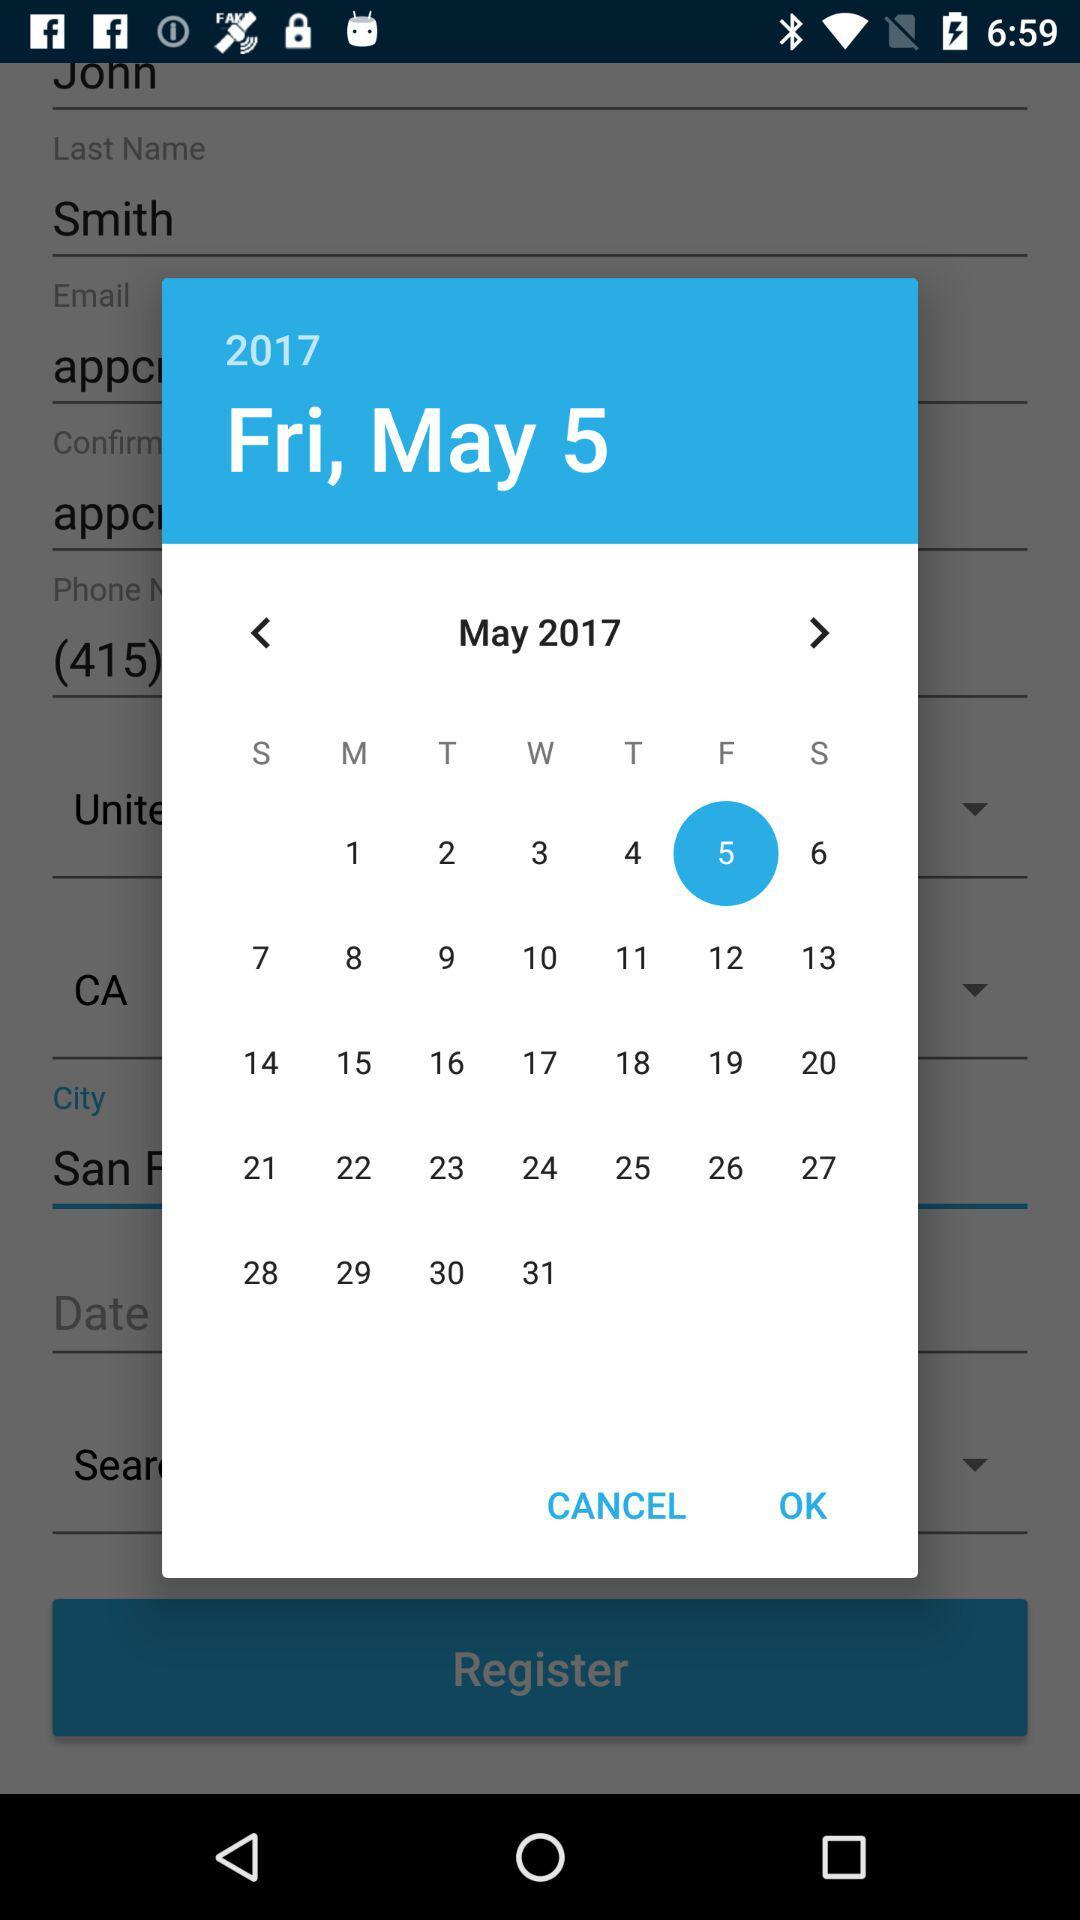  What do you see at coordinates (540, 327) in the screenshot?
I see `item above fri, may 5 icon` at bounding box center [540, 327].